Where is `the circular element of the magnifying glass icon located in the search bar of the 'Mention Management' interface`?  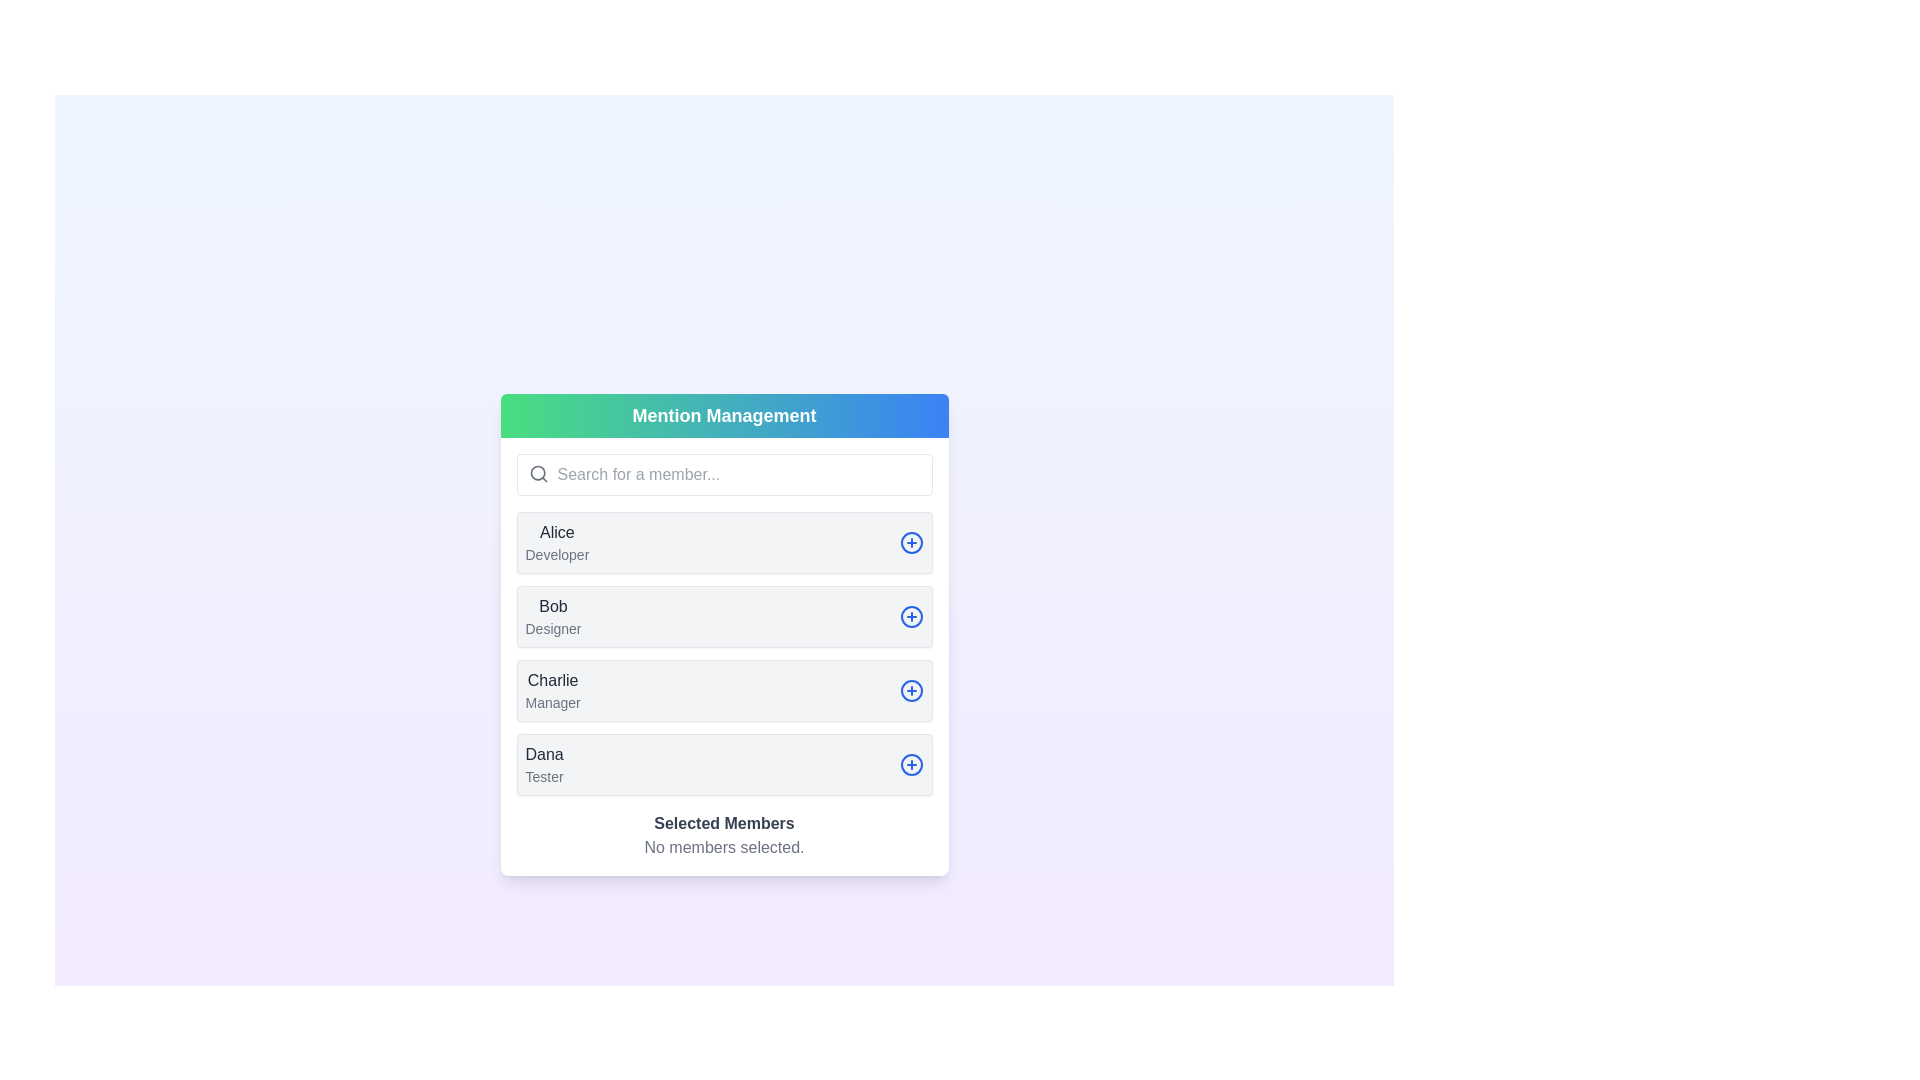
the circular element of the magnifying glass icon located in the search bar of the 'Mention Management' interface is located at coordinates (537, 473).